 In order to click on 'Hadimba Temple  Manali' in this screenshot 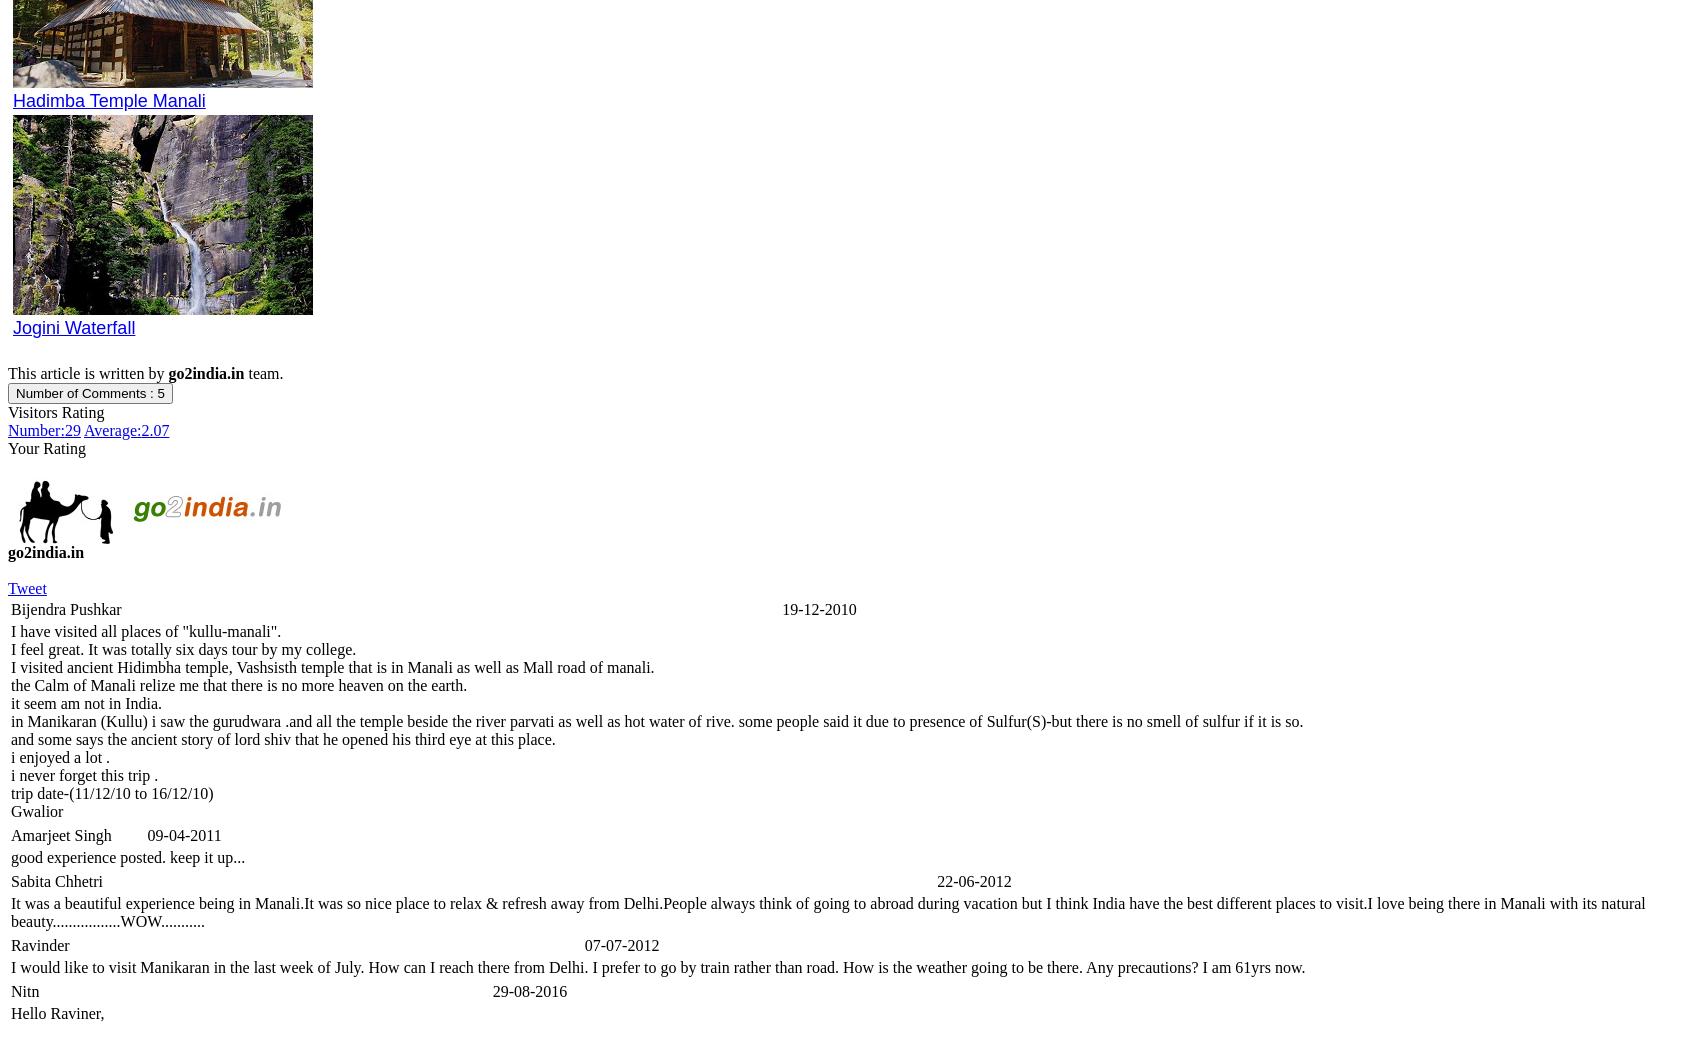, I will do `click(107, 100)`.